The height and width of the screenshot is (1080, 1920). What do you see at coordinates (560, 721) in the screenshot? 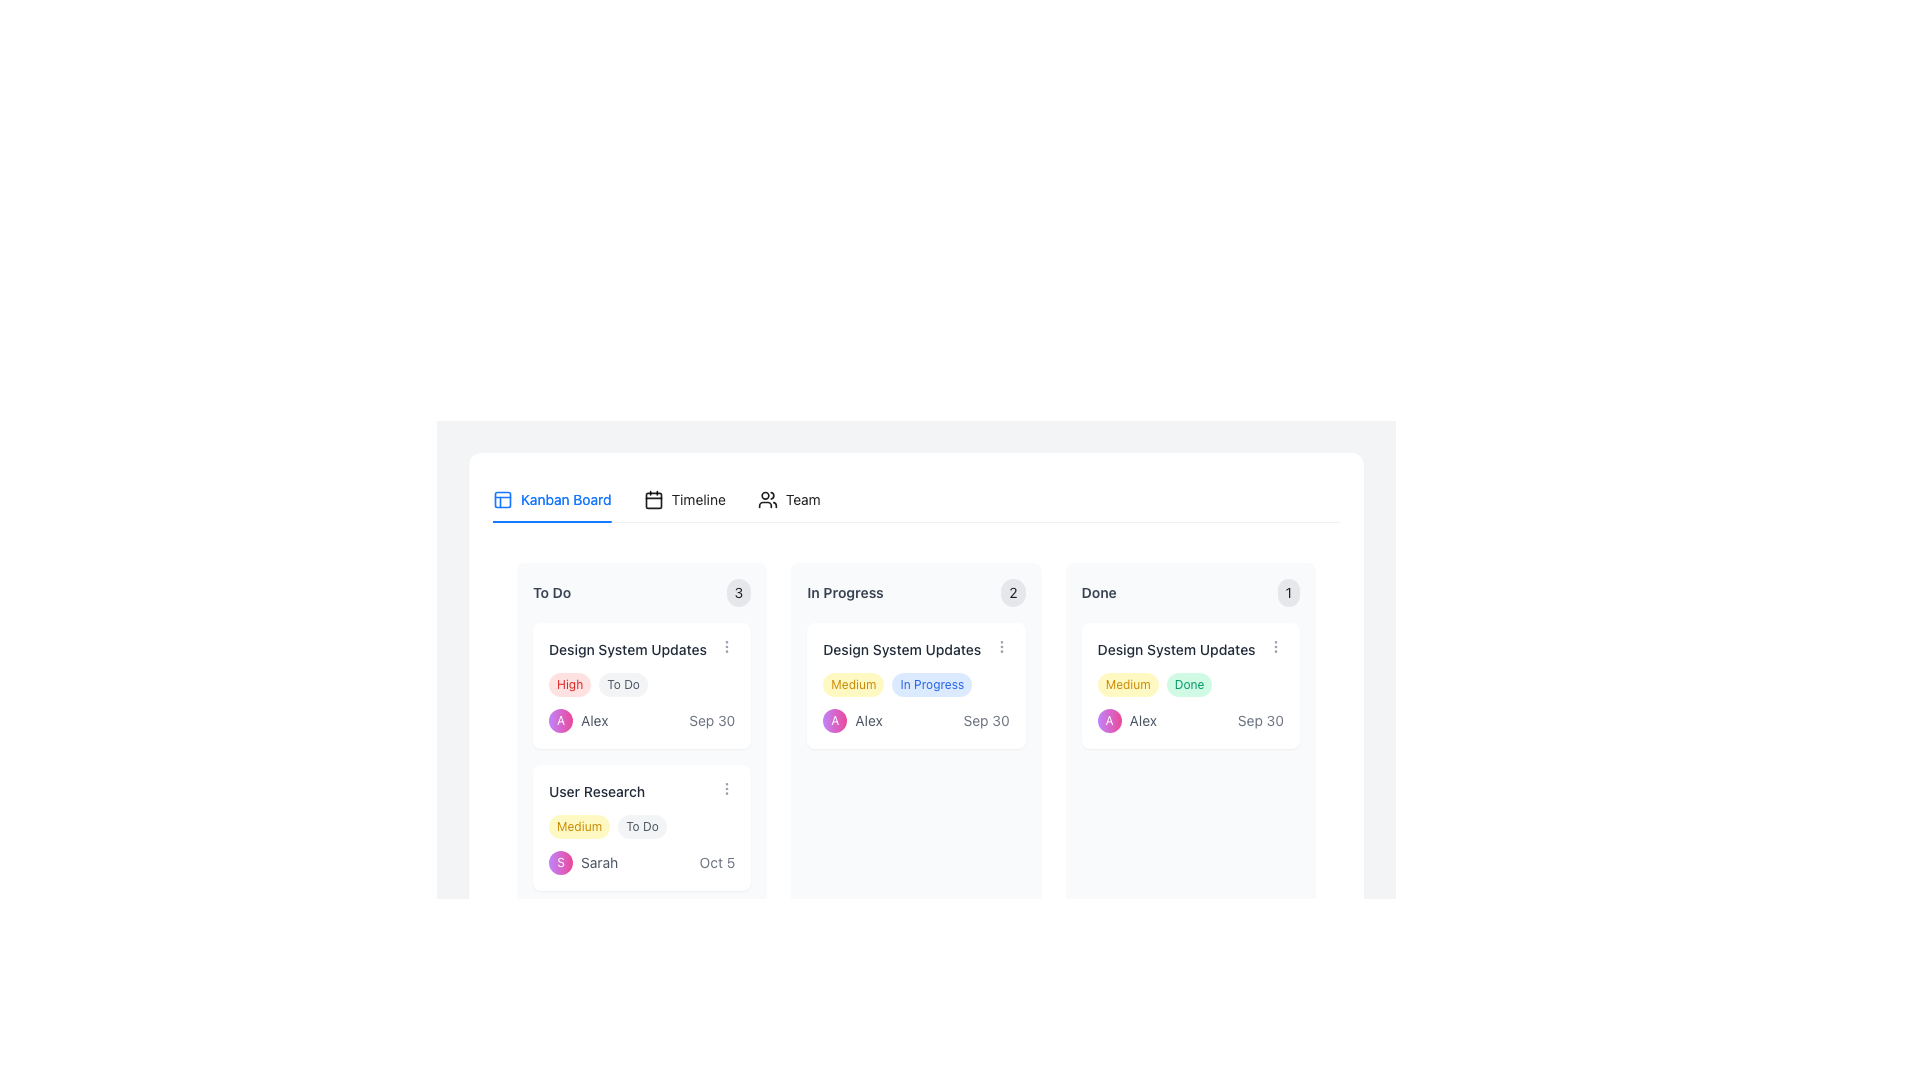
I see `the small circular avatar icon with a gradient background and a centered white letter 'A', which is positioned to the left of the text 'Alex' within the task card in the 'To Do' column` at bounding box center [560, 721].